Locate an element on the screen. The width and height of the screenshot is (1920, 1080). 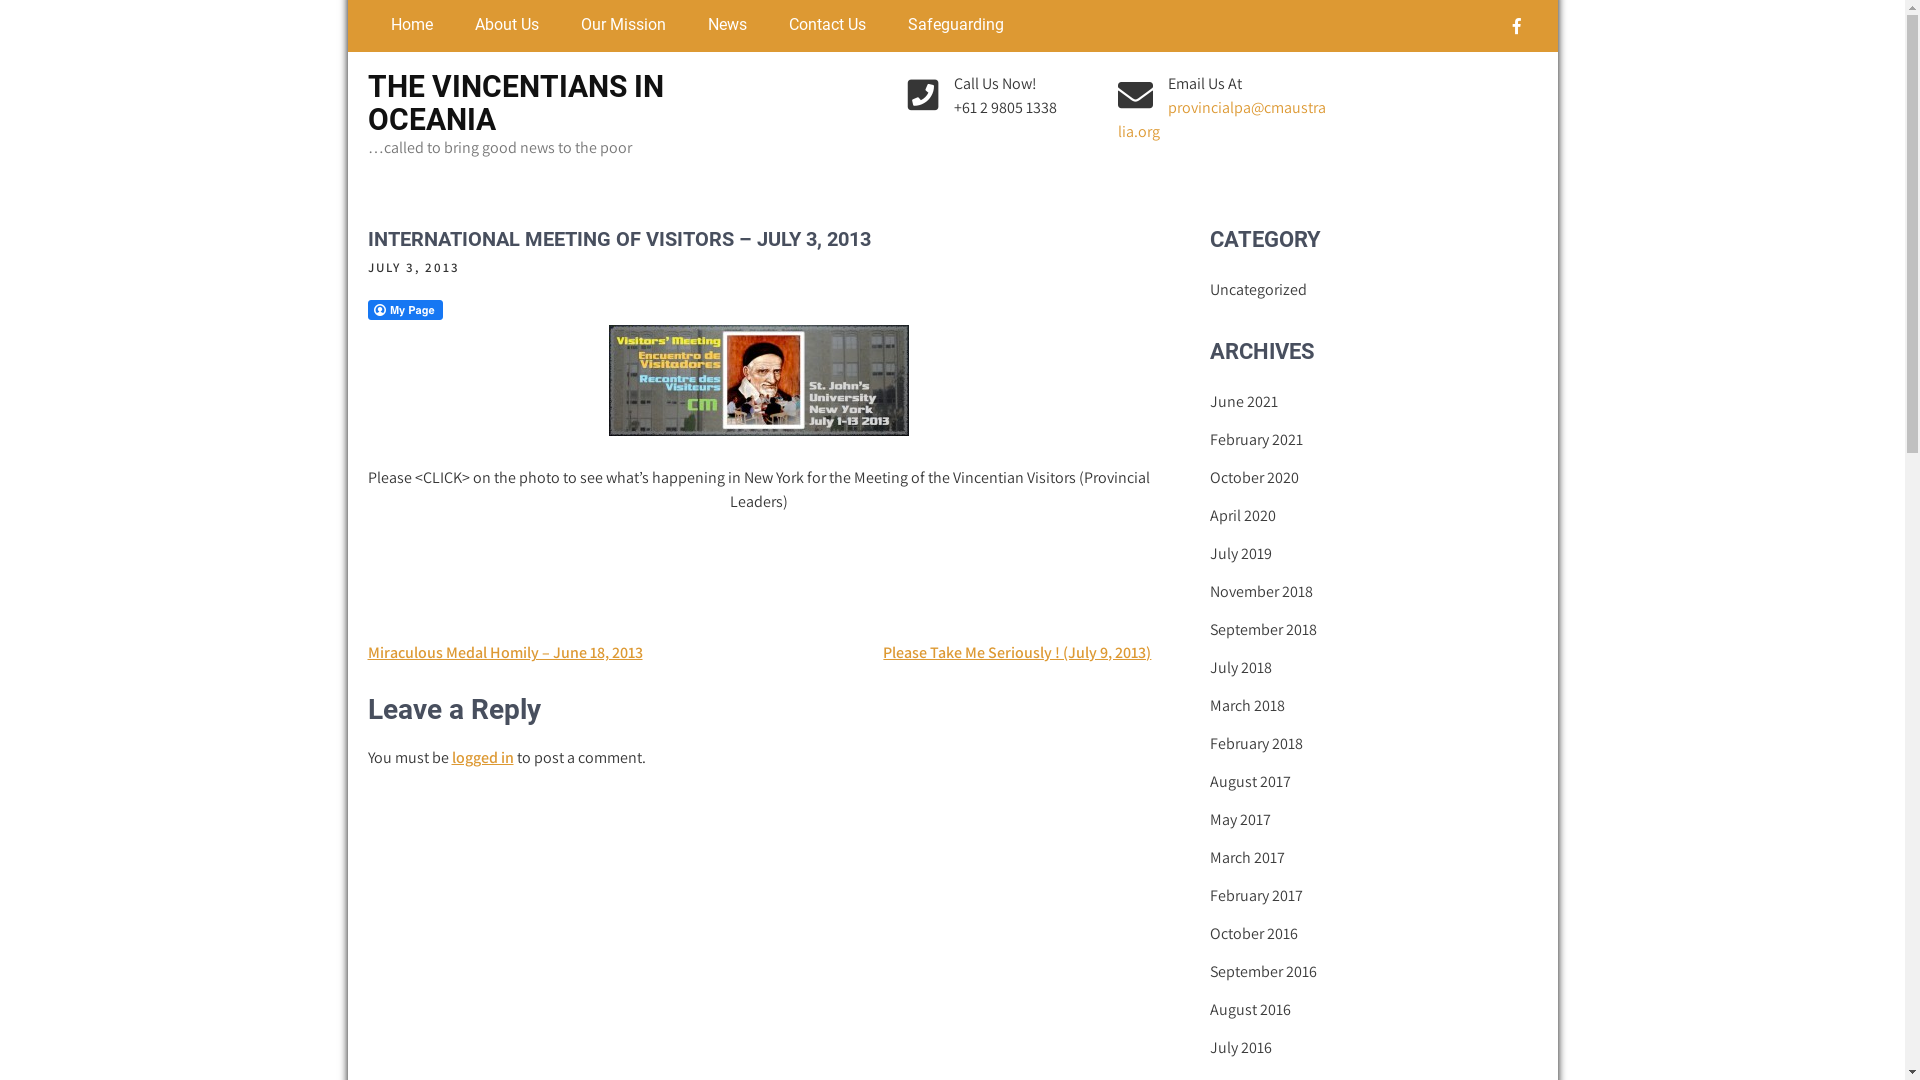
'Uncategorized' is located at coordinates (1257, 289).